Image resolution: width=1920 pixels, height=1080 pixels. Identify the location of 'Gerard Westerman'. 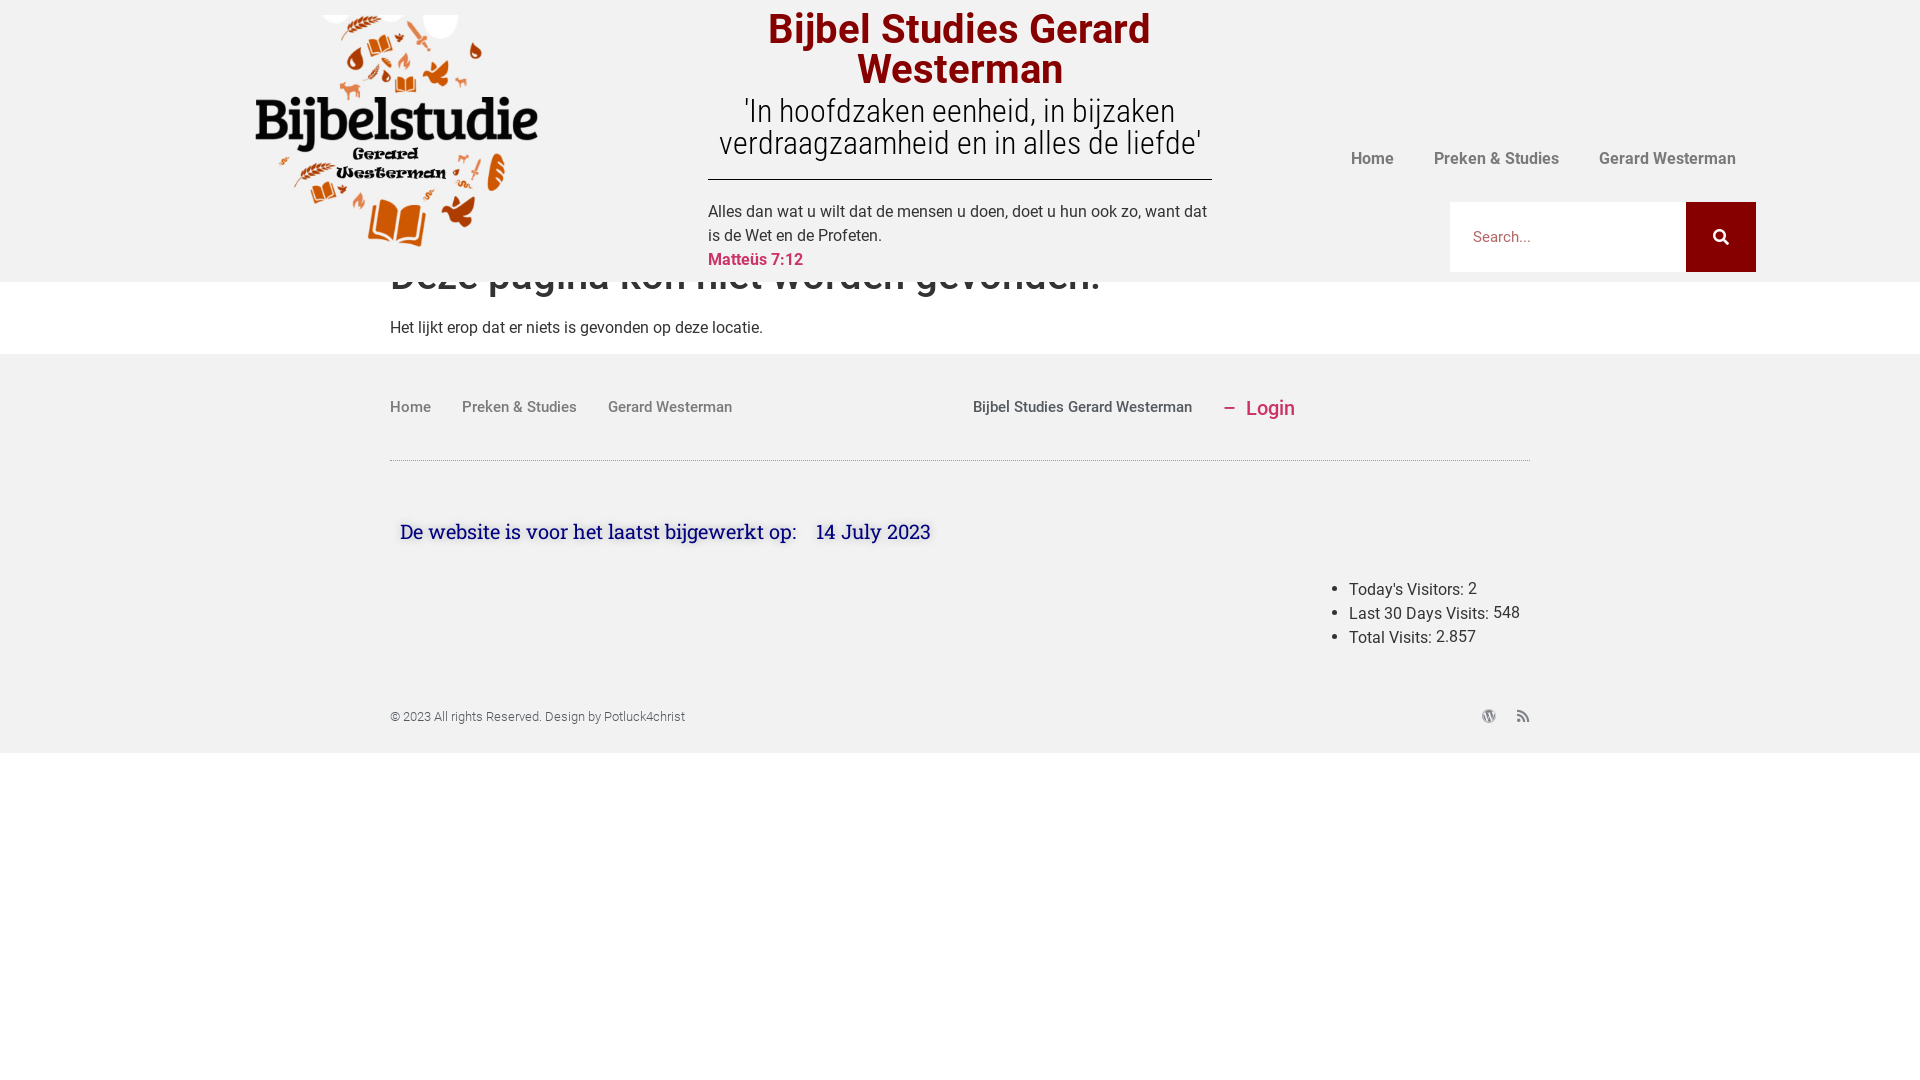
(1667, 157).